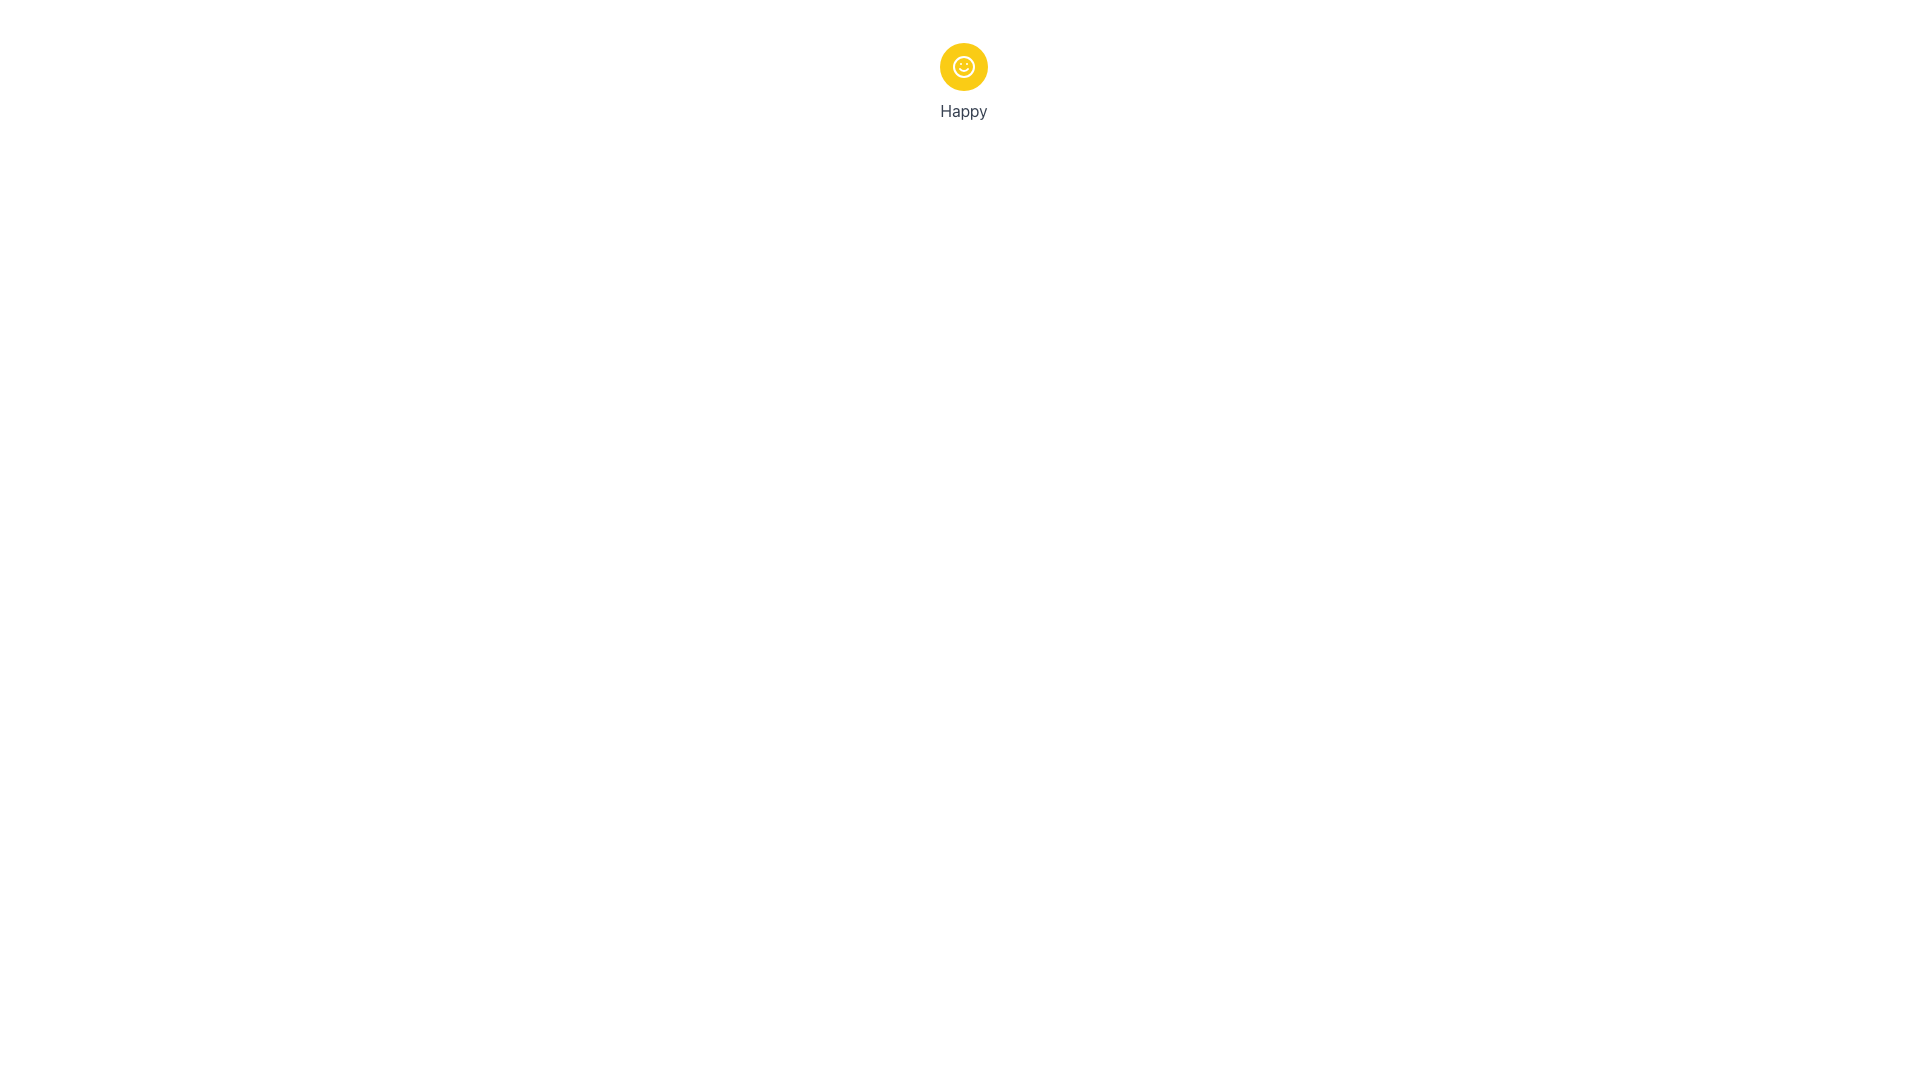 The width and height of the screenshot is (1920, 1080). What do you see at coordinates (964, 111) in the screenshot?
I see `the informational text label that conveys the mood or status as 'Happy', positioned below a yellow circular icon with a smiley face` at bounding box center [964, 111].